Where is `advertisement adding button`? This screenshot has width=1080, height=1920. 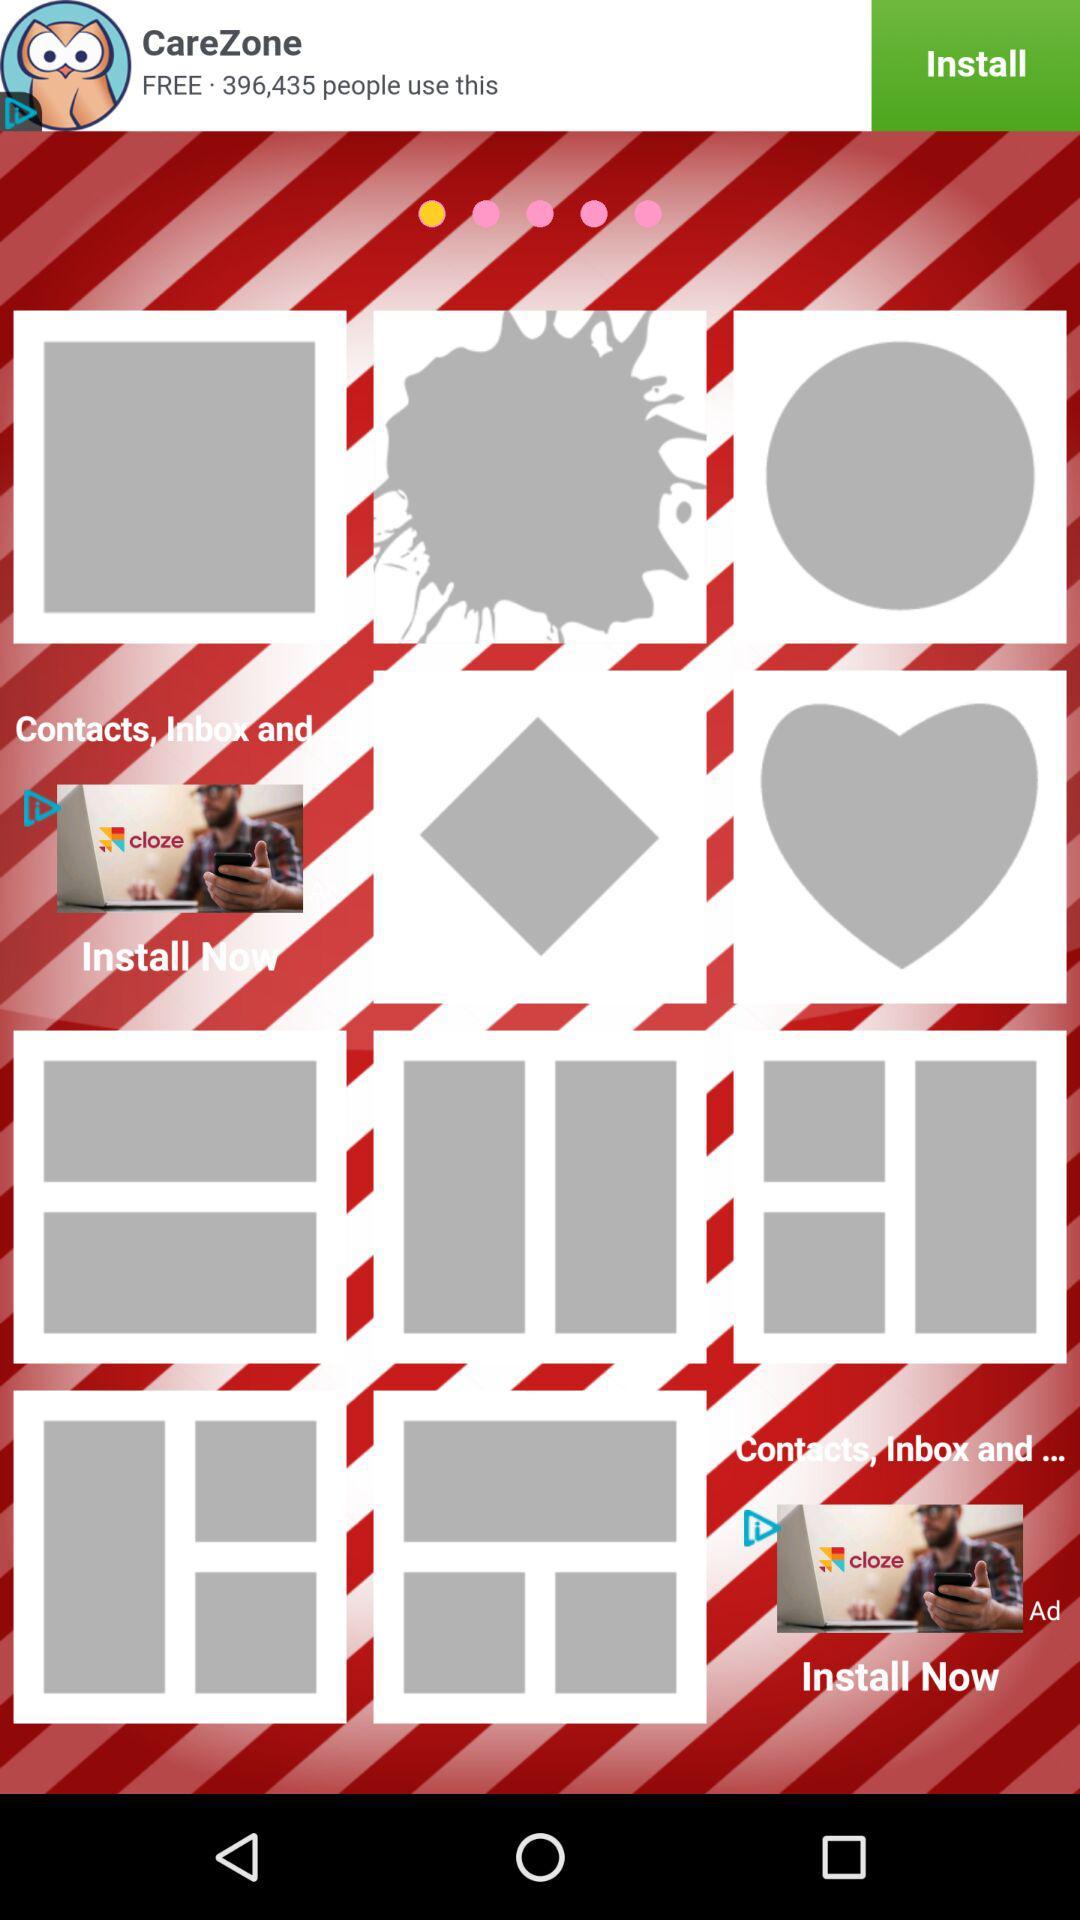
advertisement adding button is located at coordinates (540, 65).